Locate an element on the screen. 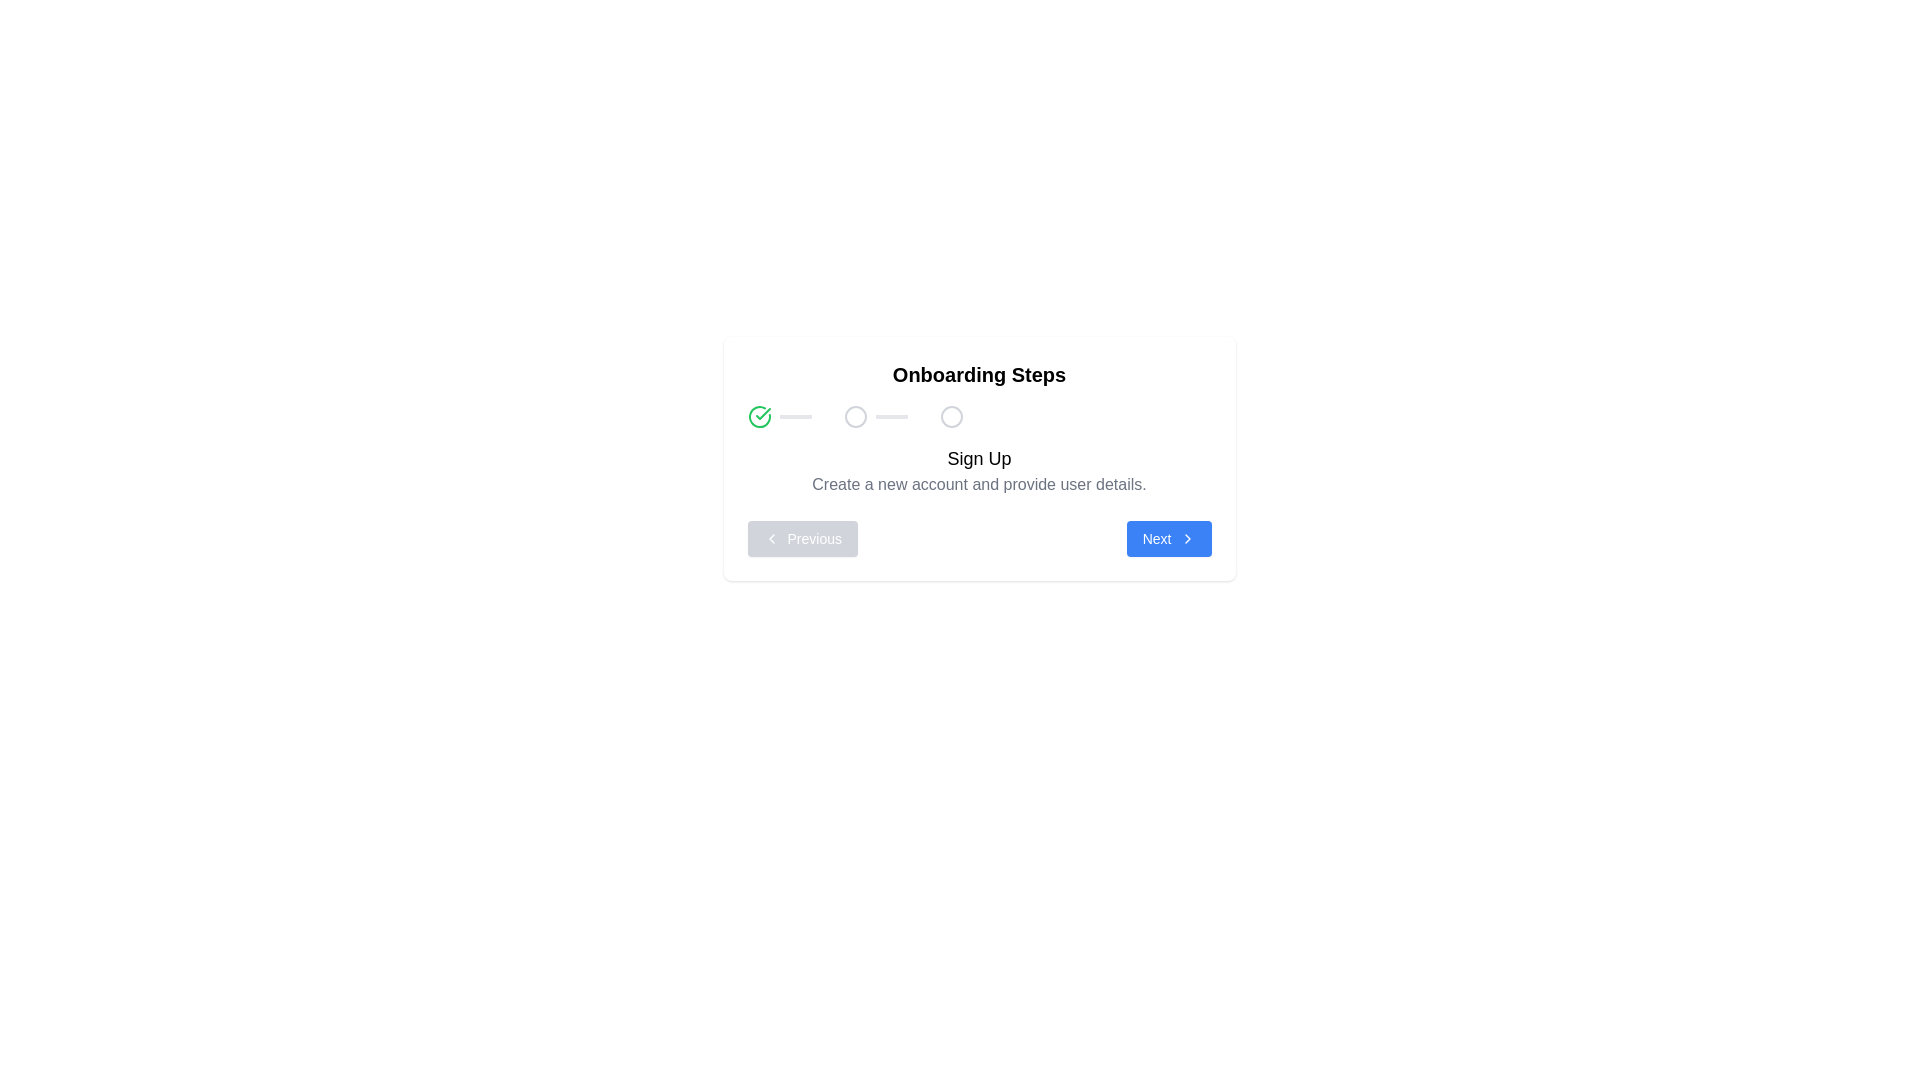 This screenshot has width=1920, height=1080. the Header with subtitle text that displays 'Sign Up' and 'Create a new account and provide user details' within the bordered white box labeled 'Onboarding Steps' is located at coordinates (979, 470).